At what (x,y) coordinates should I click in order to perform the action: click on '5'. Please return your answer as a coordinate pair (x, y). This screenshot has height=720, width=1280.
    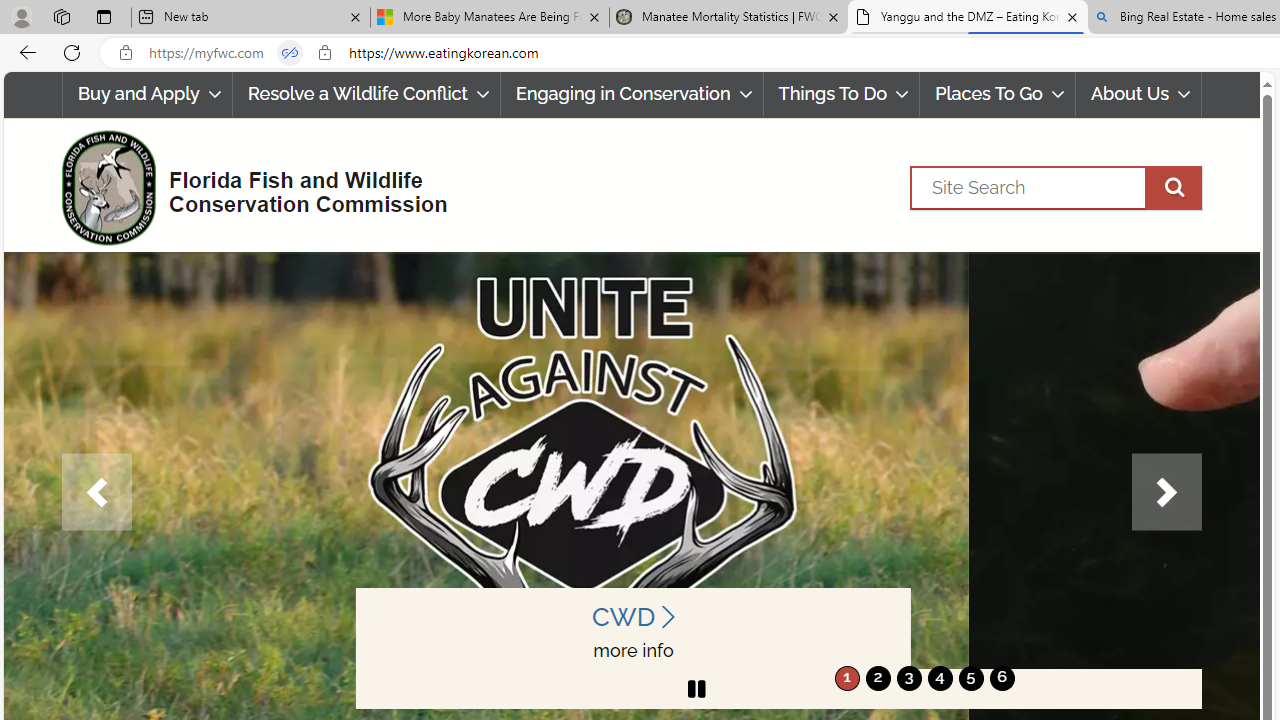
    Looking at the image, I should click on (970, 677).